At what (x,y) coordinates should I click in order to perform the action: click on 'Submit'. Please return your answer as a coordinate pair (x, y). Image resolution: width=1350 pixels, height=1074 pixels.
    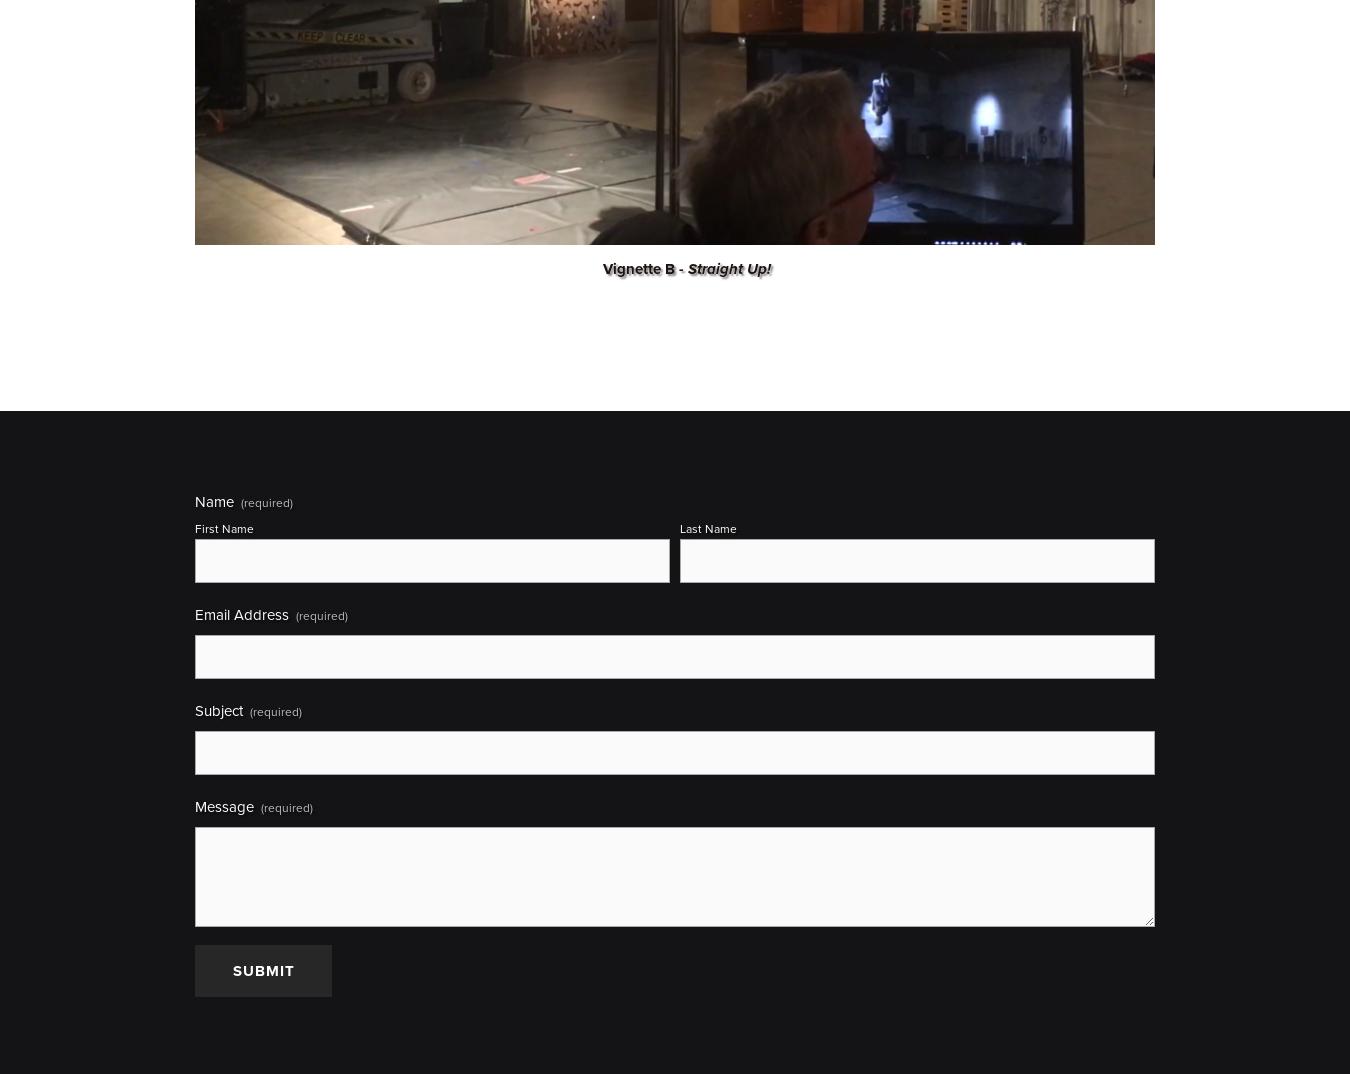
    Looking at the image, I should click on (261, 970).